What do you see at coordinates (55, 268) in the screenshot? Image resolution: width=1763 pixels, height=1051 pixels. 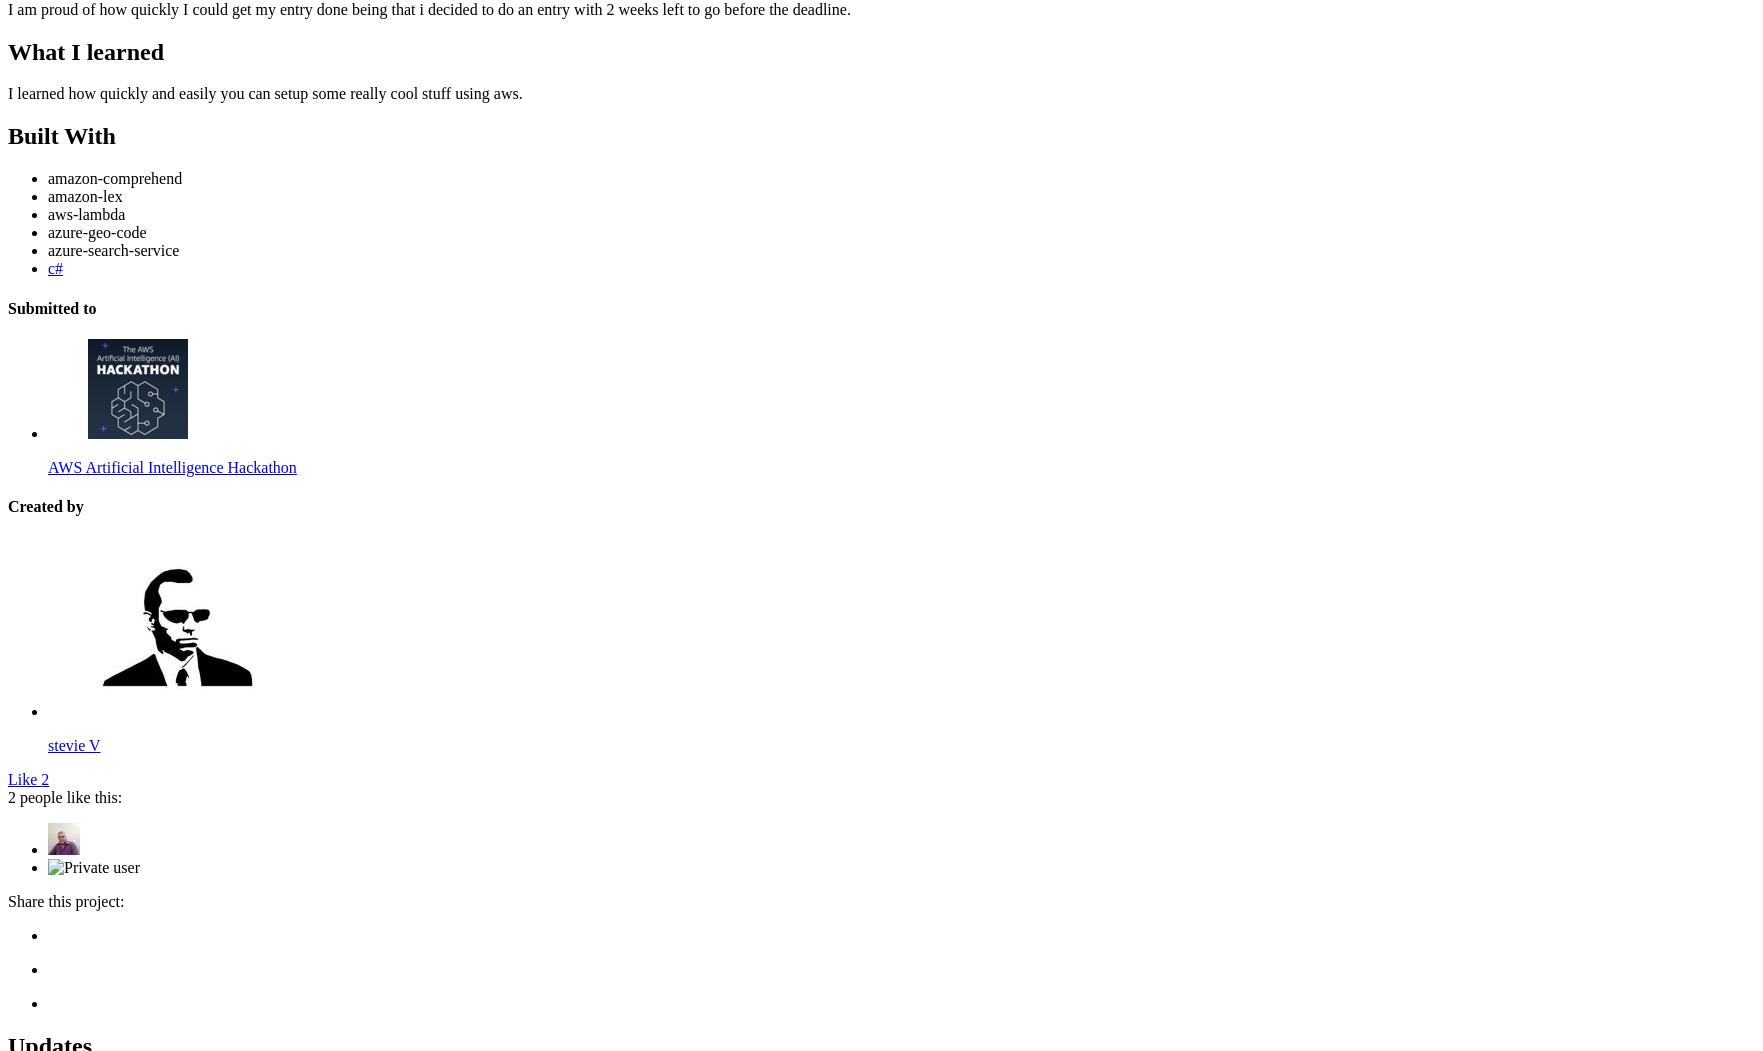 I see `'c#'` at bounding box center [55, 268].